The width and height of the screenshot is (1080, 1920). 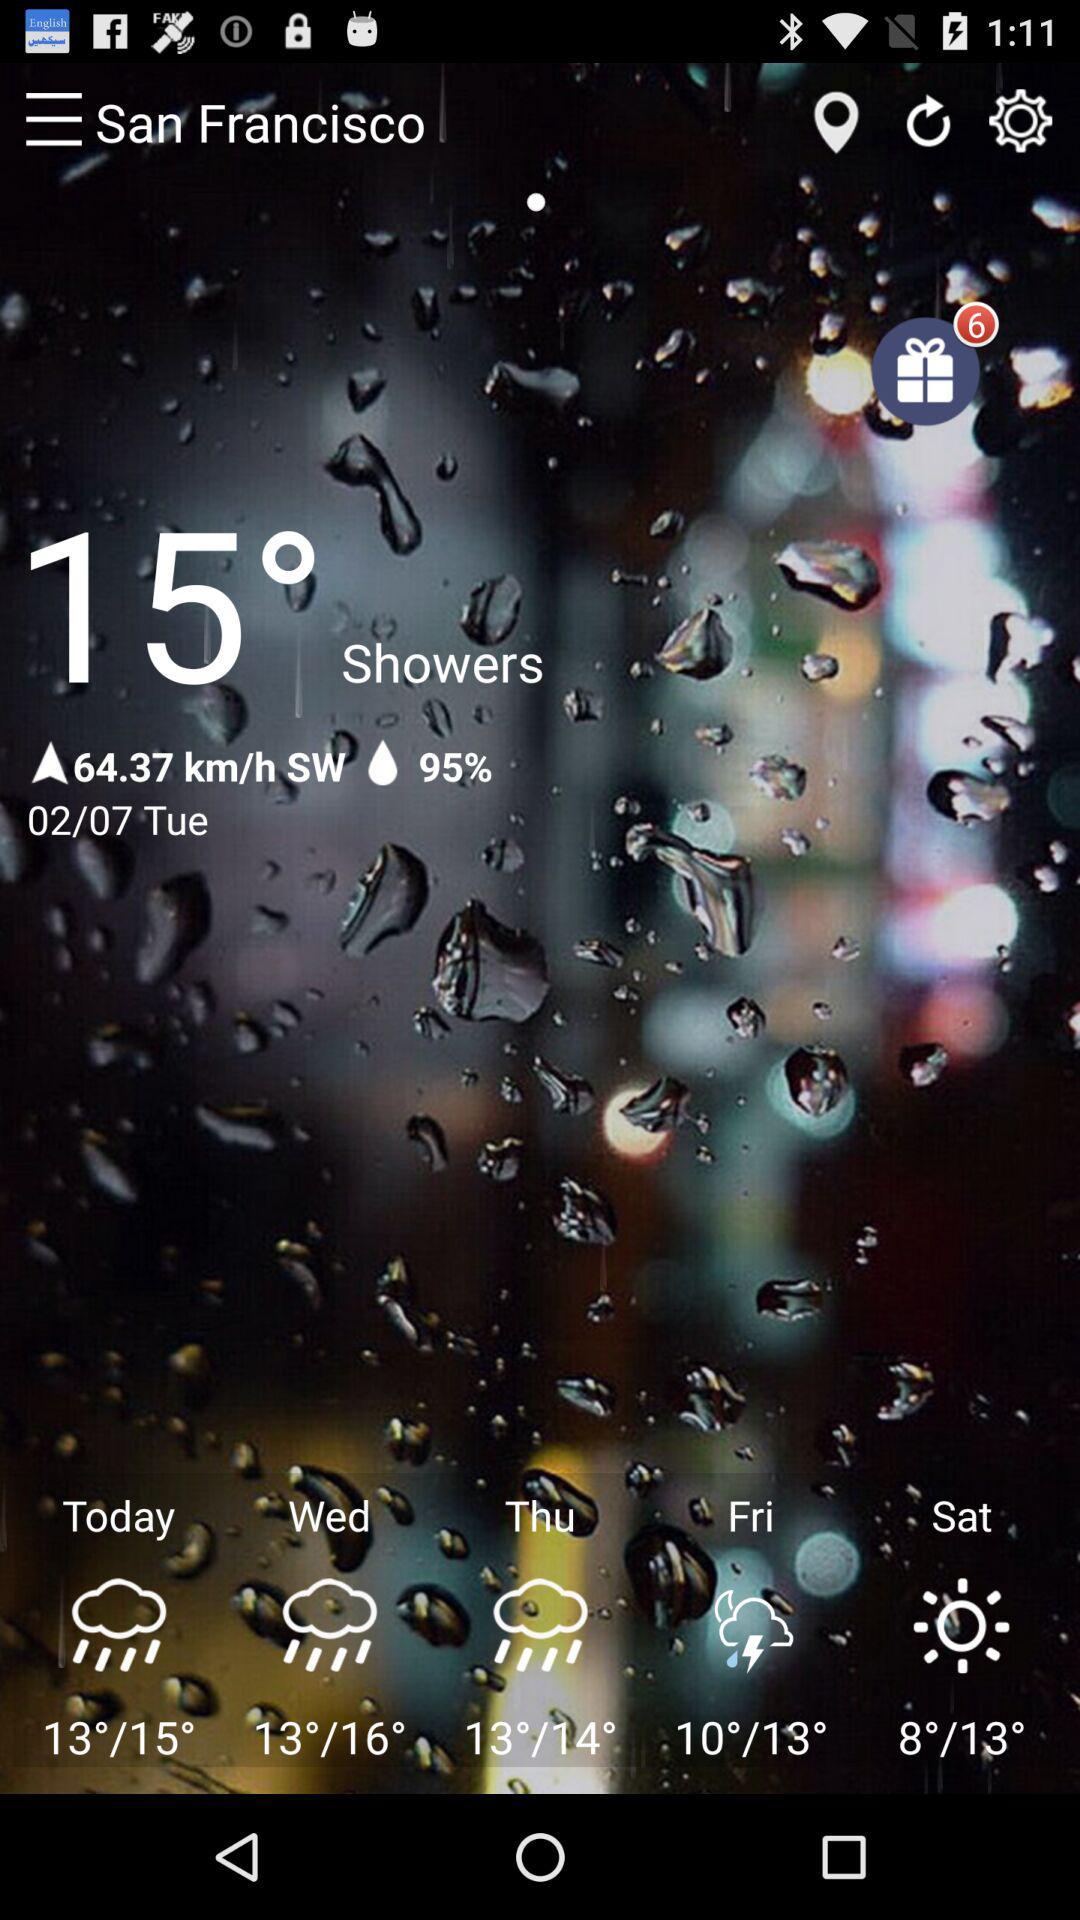 I want to click on the location icon, so click(x=836, y=129).